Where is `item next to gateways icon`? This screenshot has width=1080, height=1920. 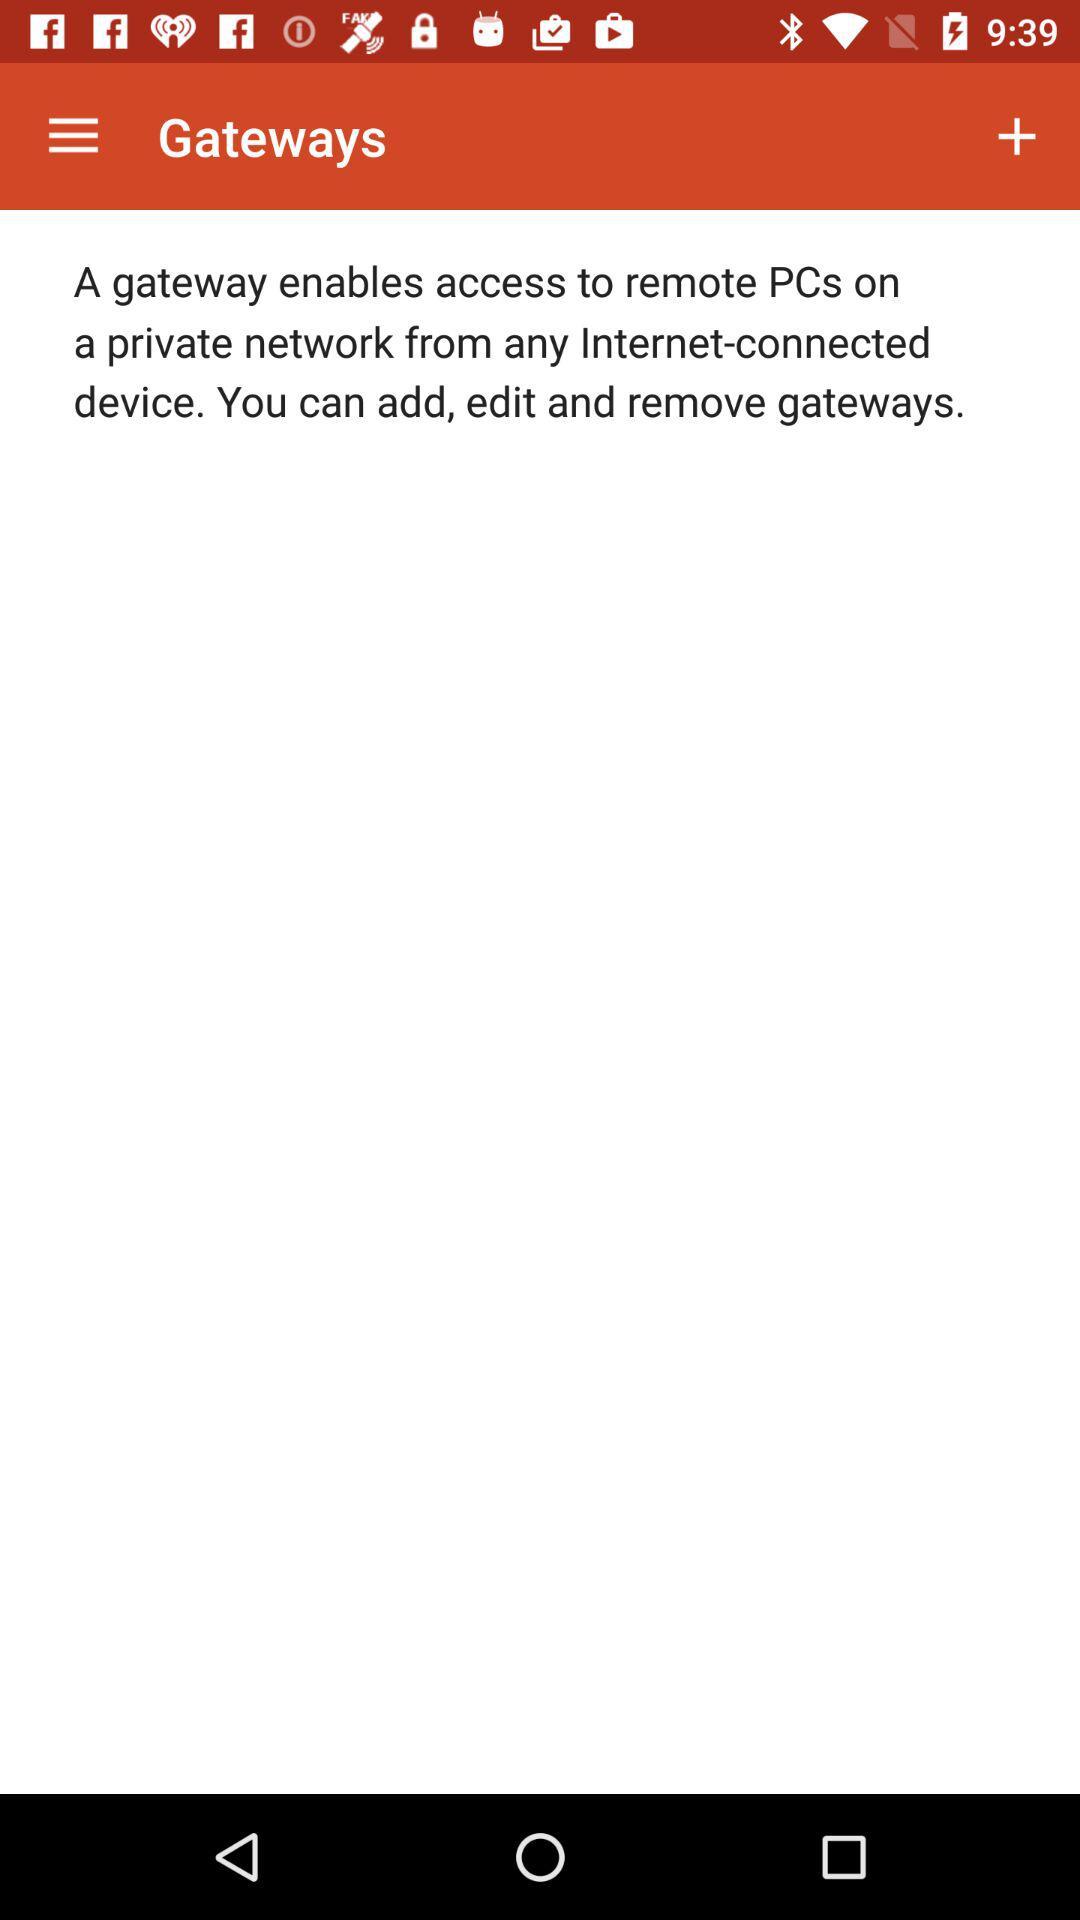
item next to gateways icon is located at coordinates (72, 135).